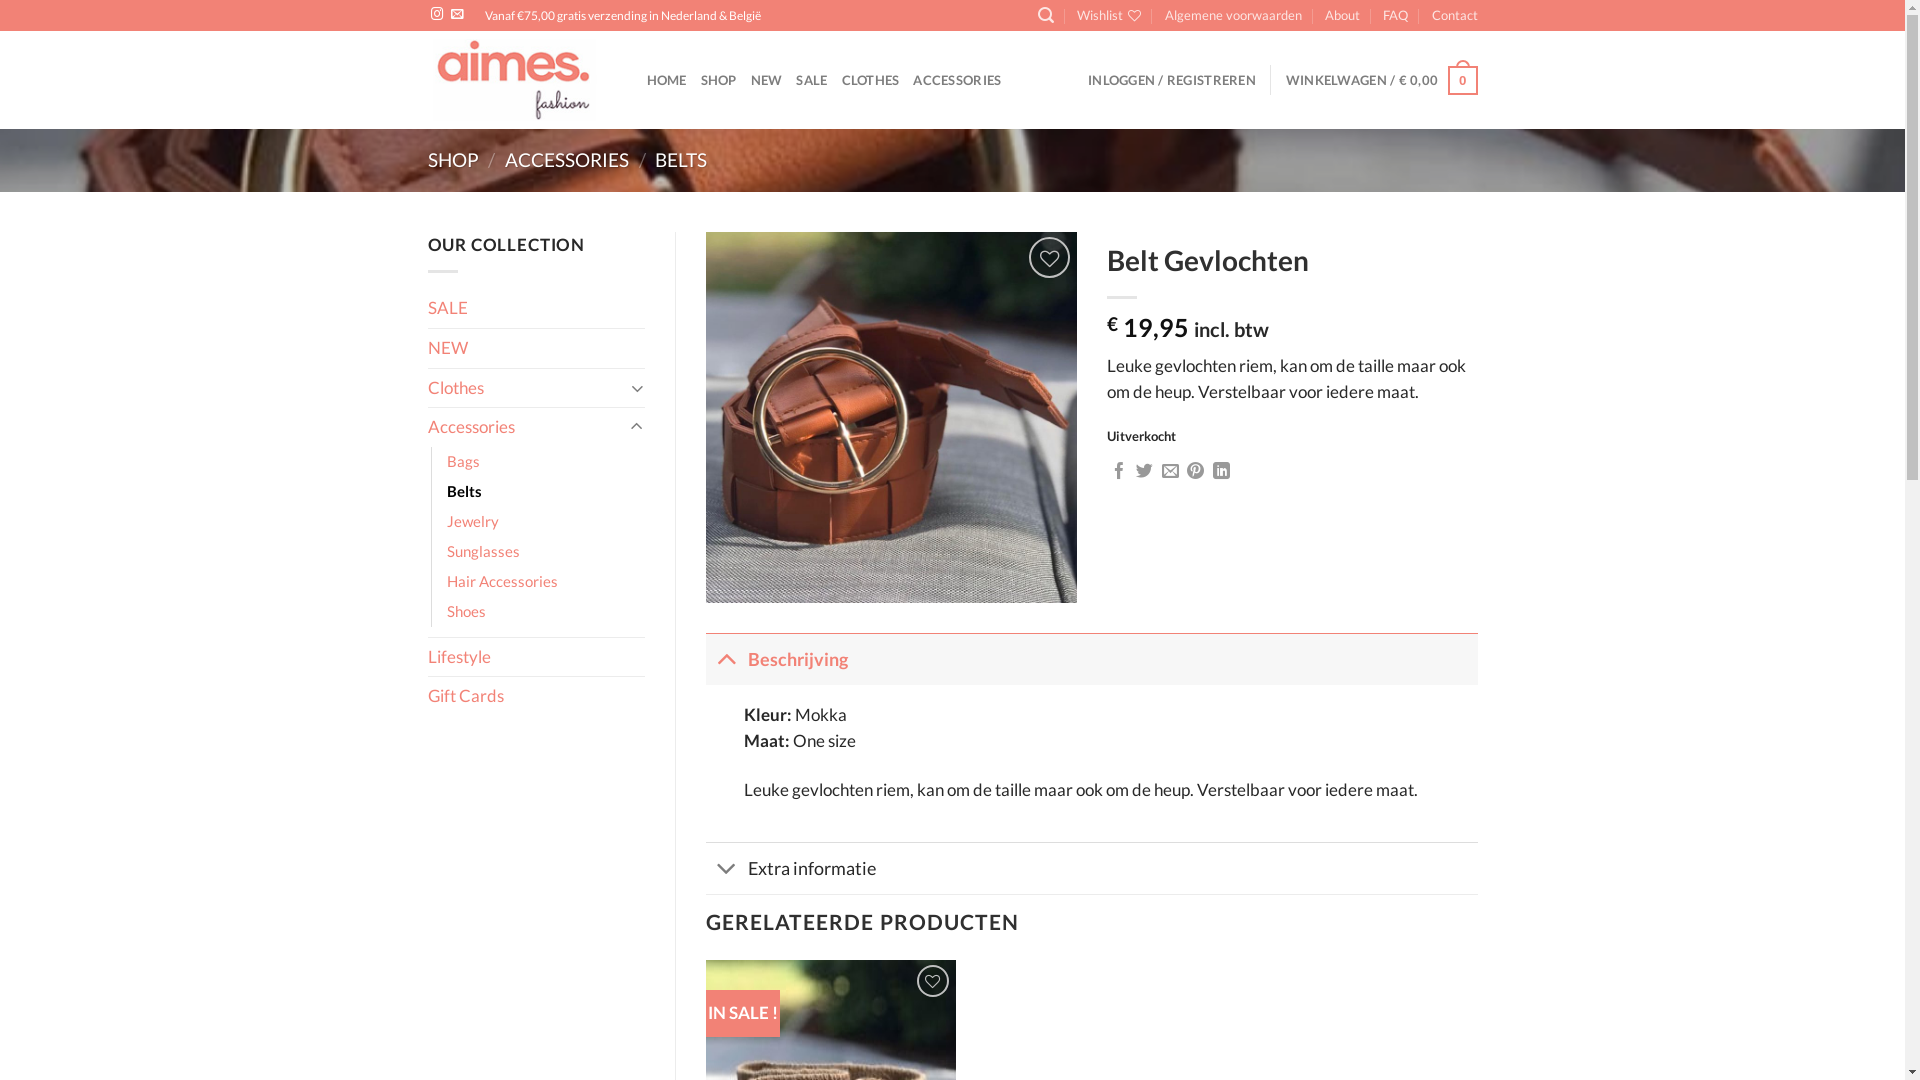  Describe the element at coordinates (537, 657) in the screenshot. I see `'Lifestyle'` at that location.